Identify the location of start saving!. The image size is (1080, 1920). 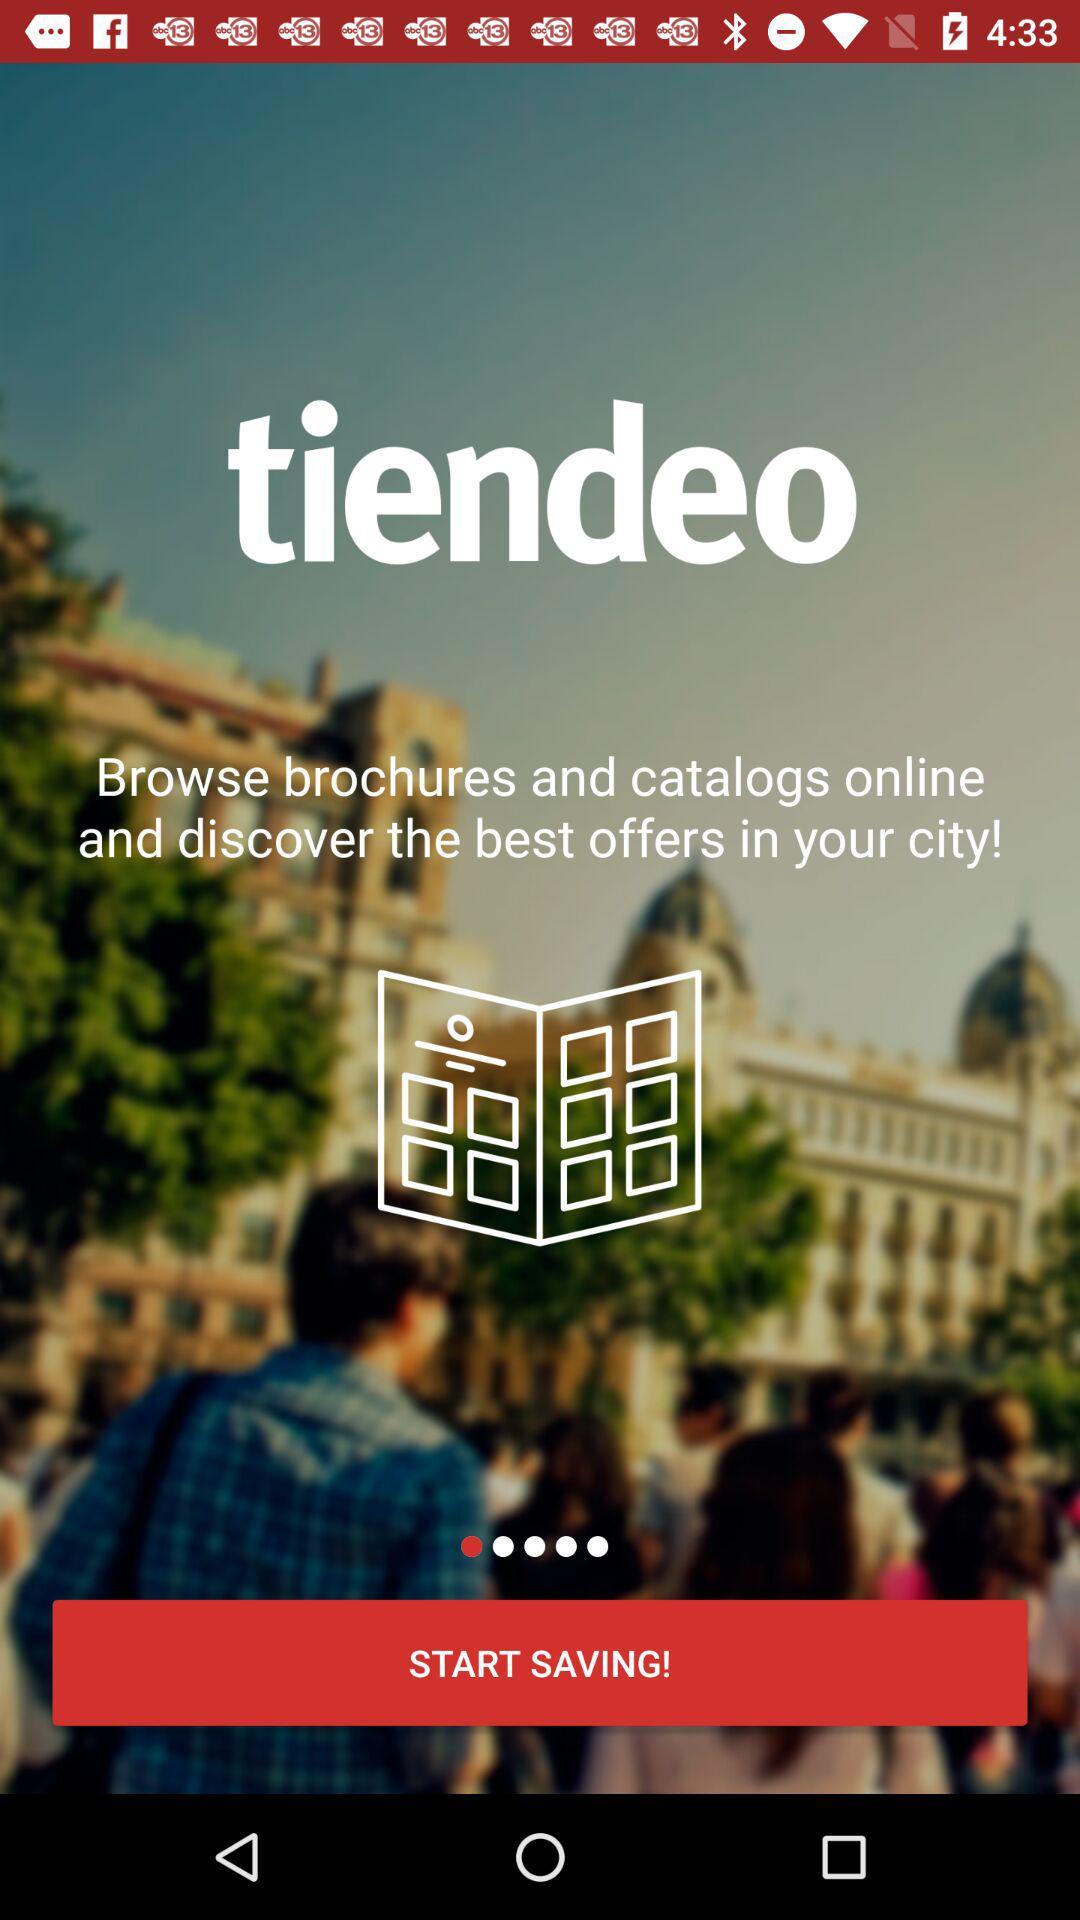
(540, 1662).